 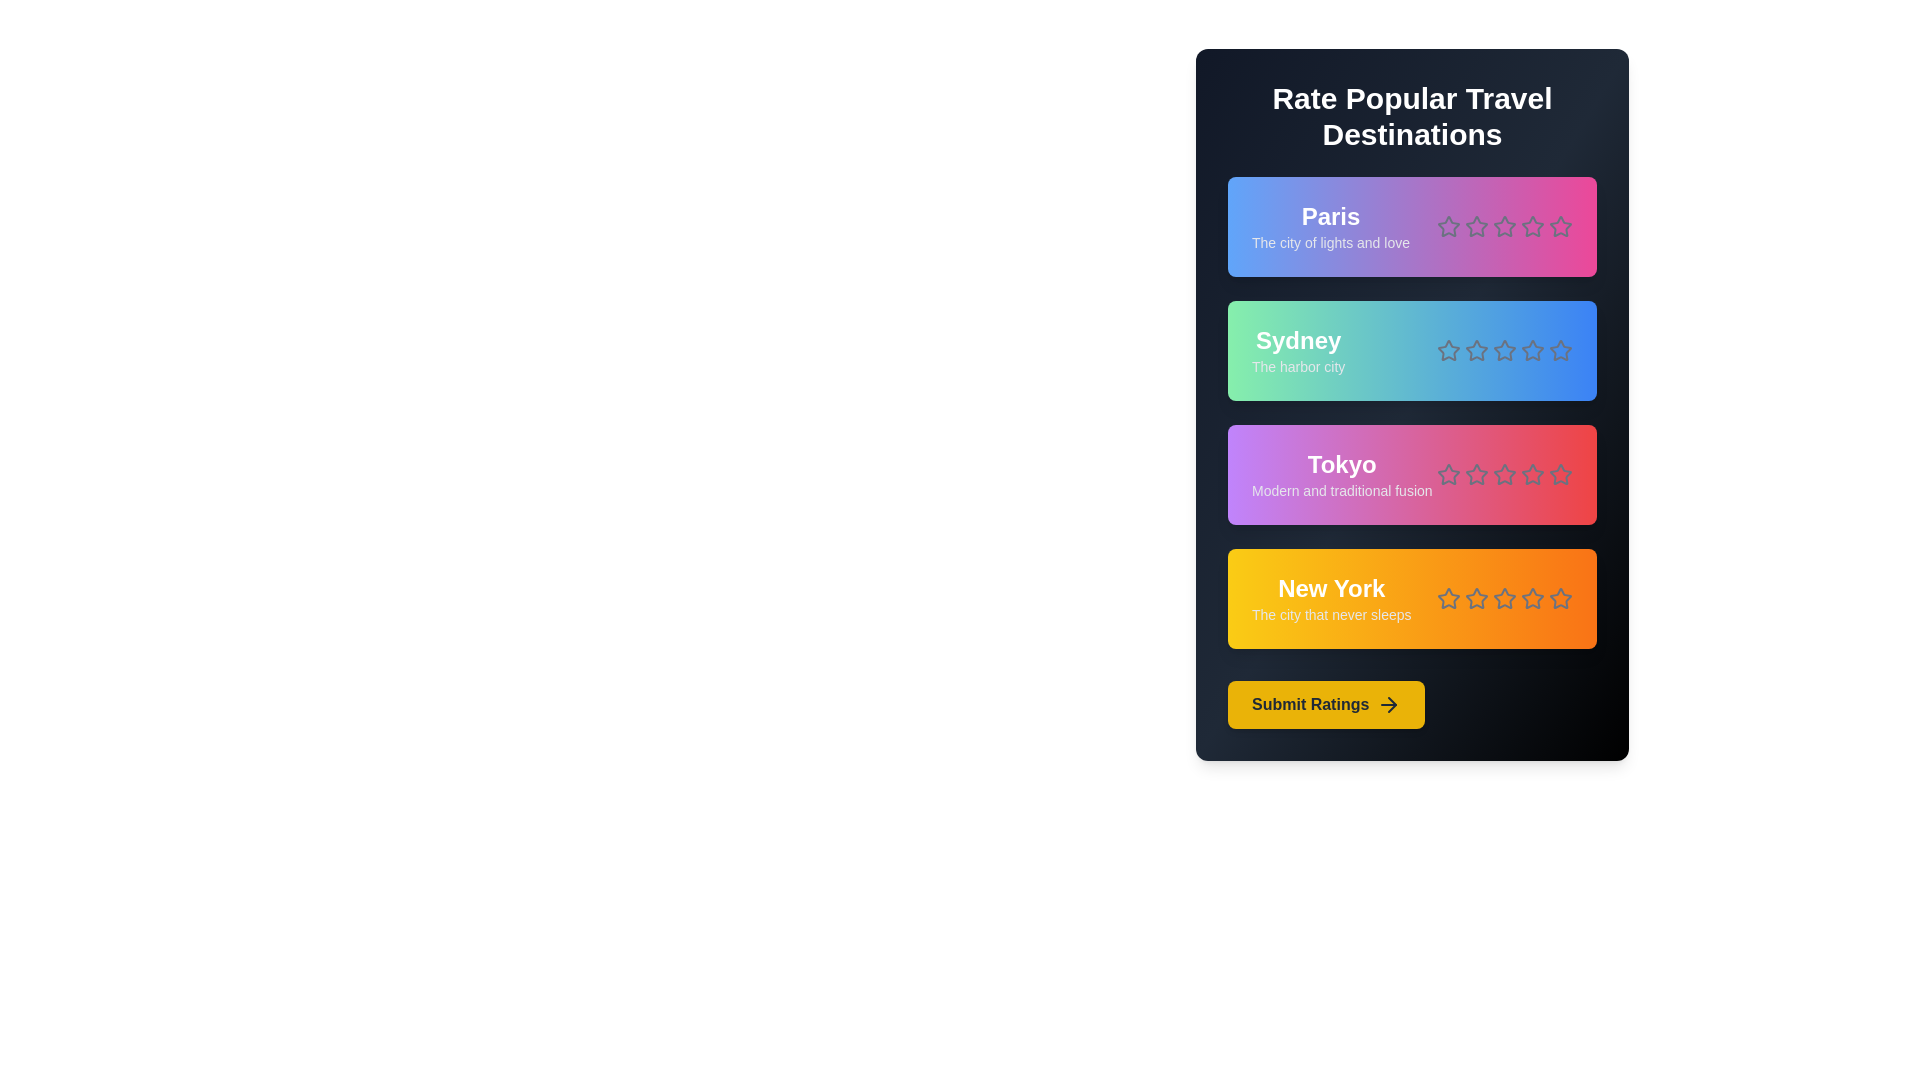 What do you see at coordinates (1559, 226) in the screenshot?
I see `the star corresponding to 5 stars to preview the rating` at bounding box center [1559, 226].